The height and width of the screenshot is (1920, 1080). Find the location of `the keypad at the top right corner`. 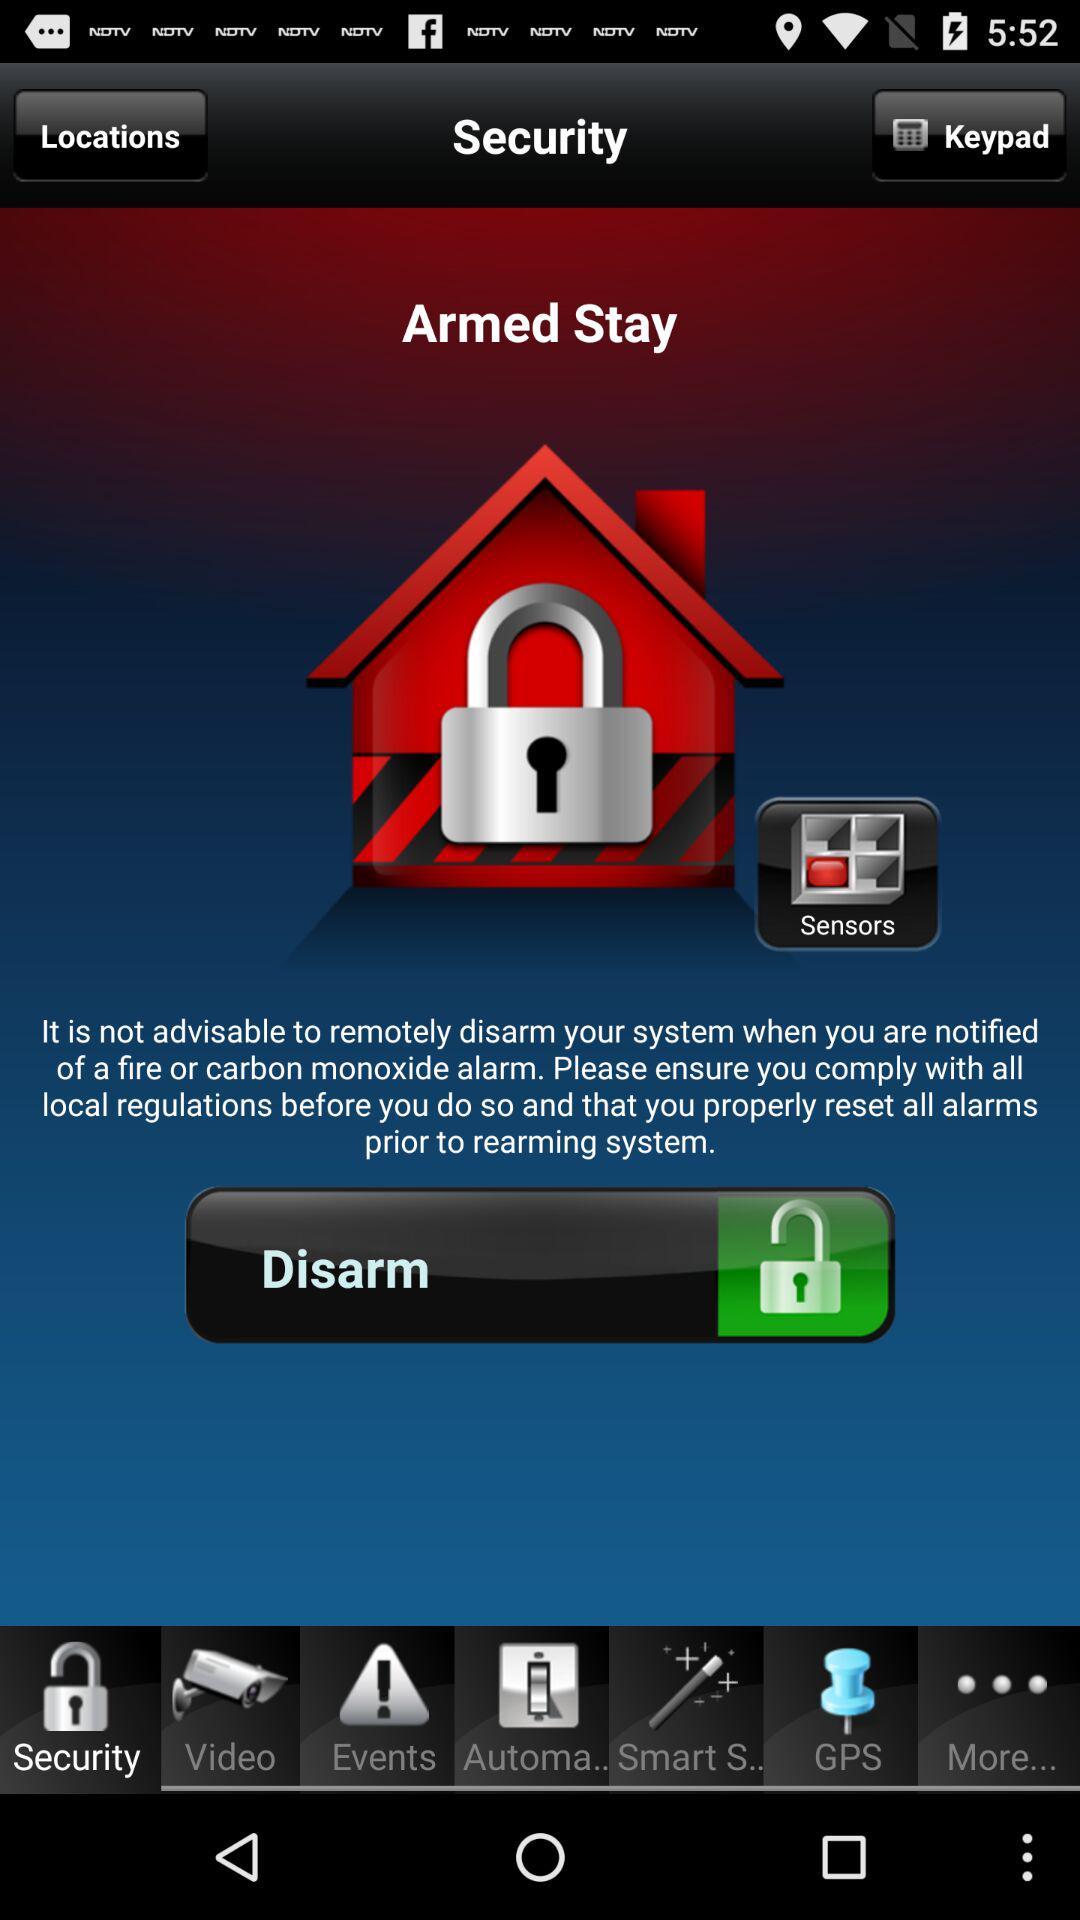

the keypad at the top right corner is located at coordinates (968, 134).